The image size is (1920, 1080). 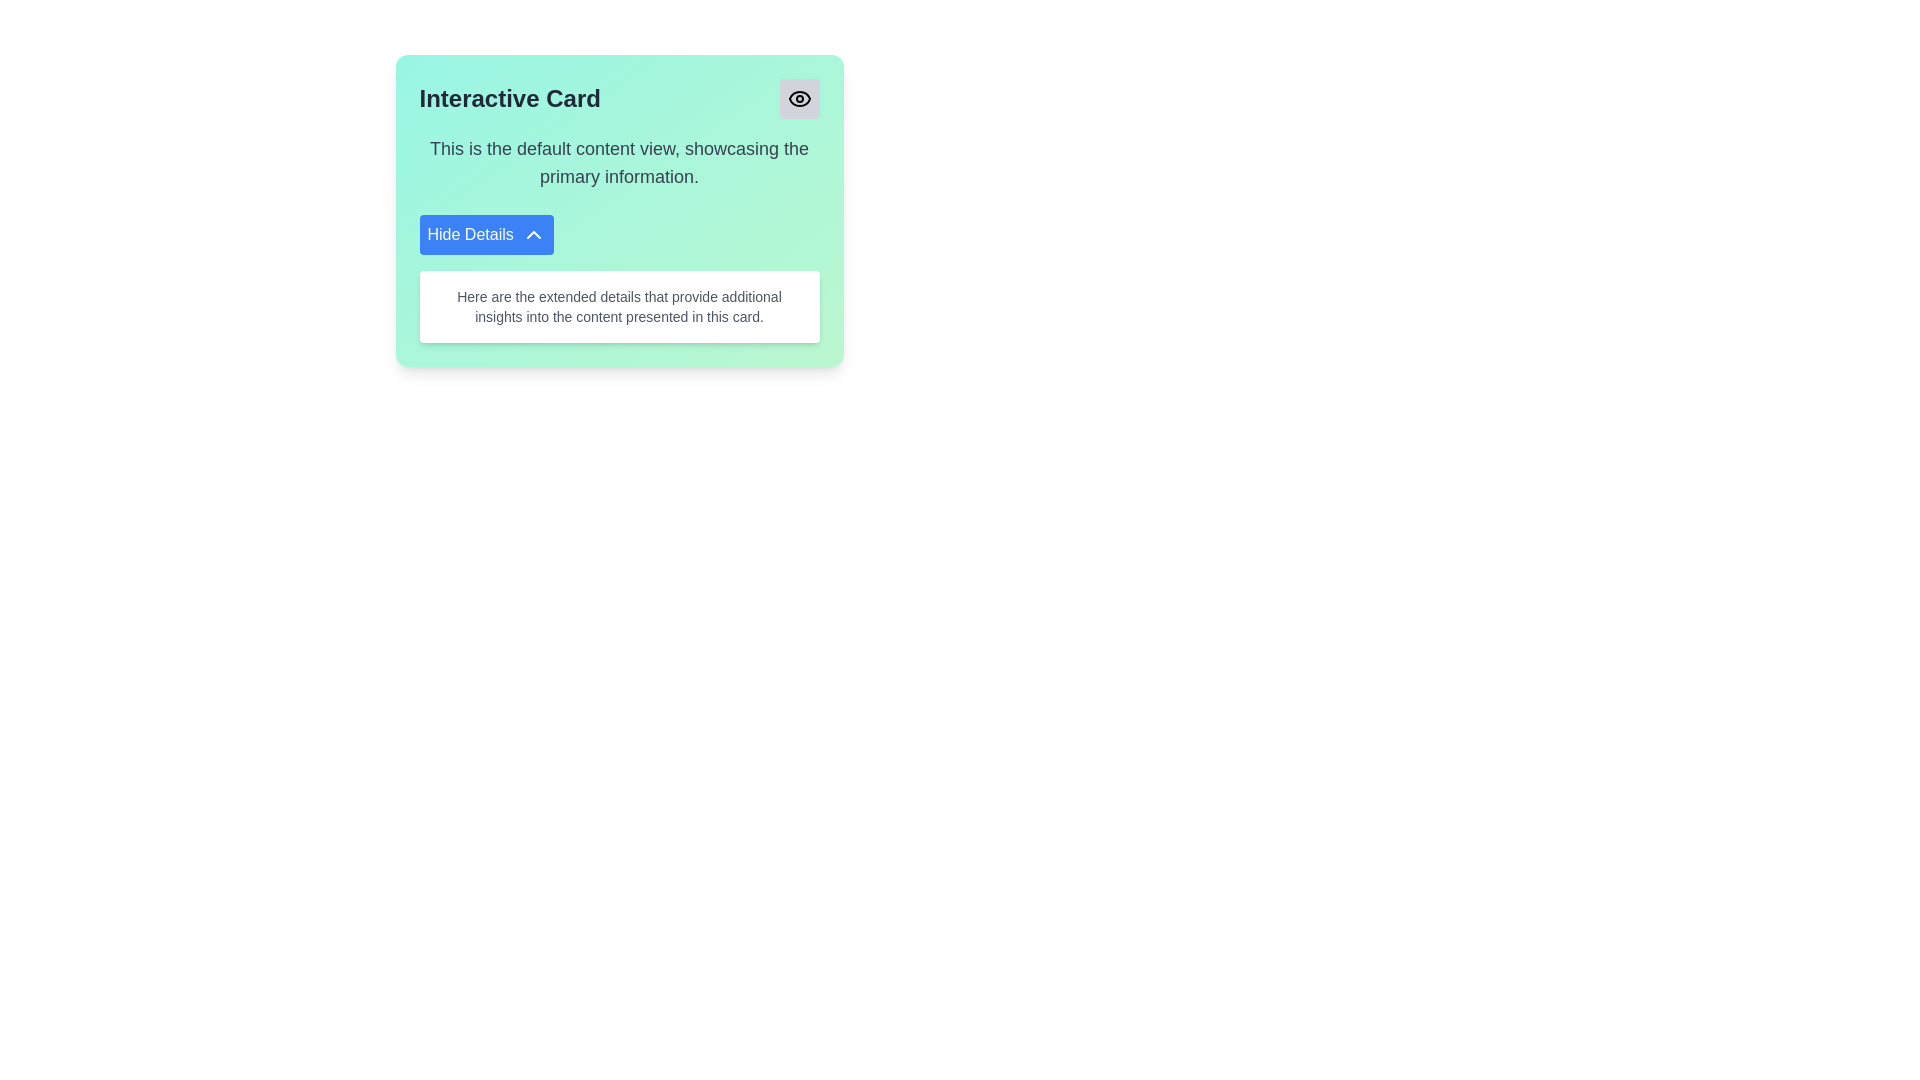 I want to click on text displayed in the text block located below the blue button labeled 'Hide Details' on the card, so click(x=618, y=307).